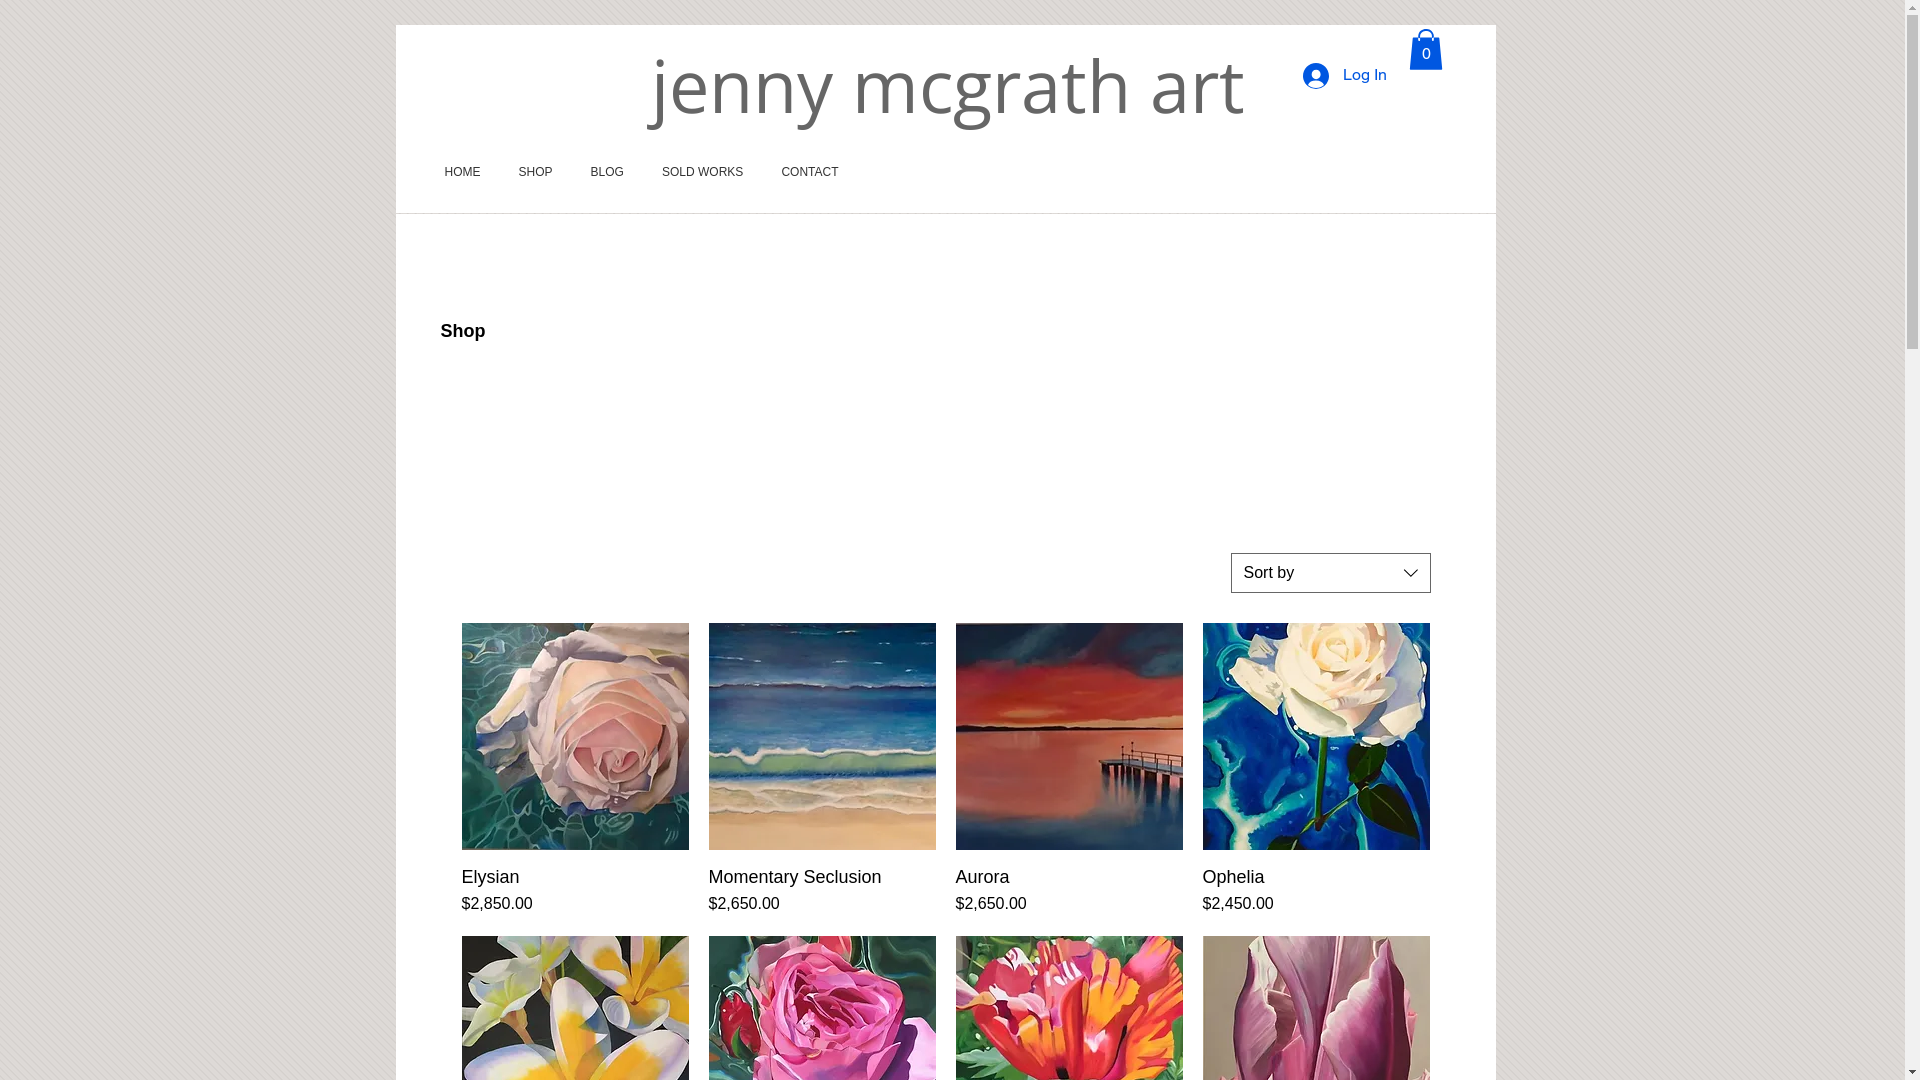 This screenshot has height=1080, width=1920. I want to click on 'HOME', so click(461, 171).